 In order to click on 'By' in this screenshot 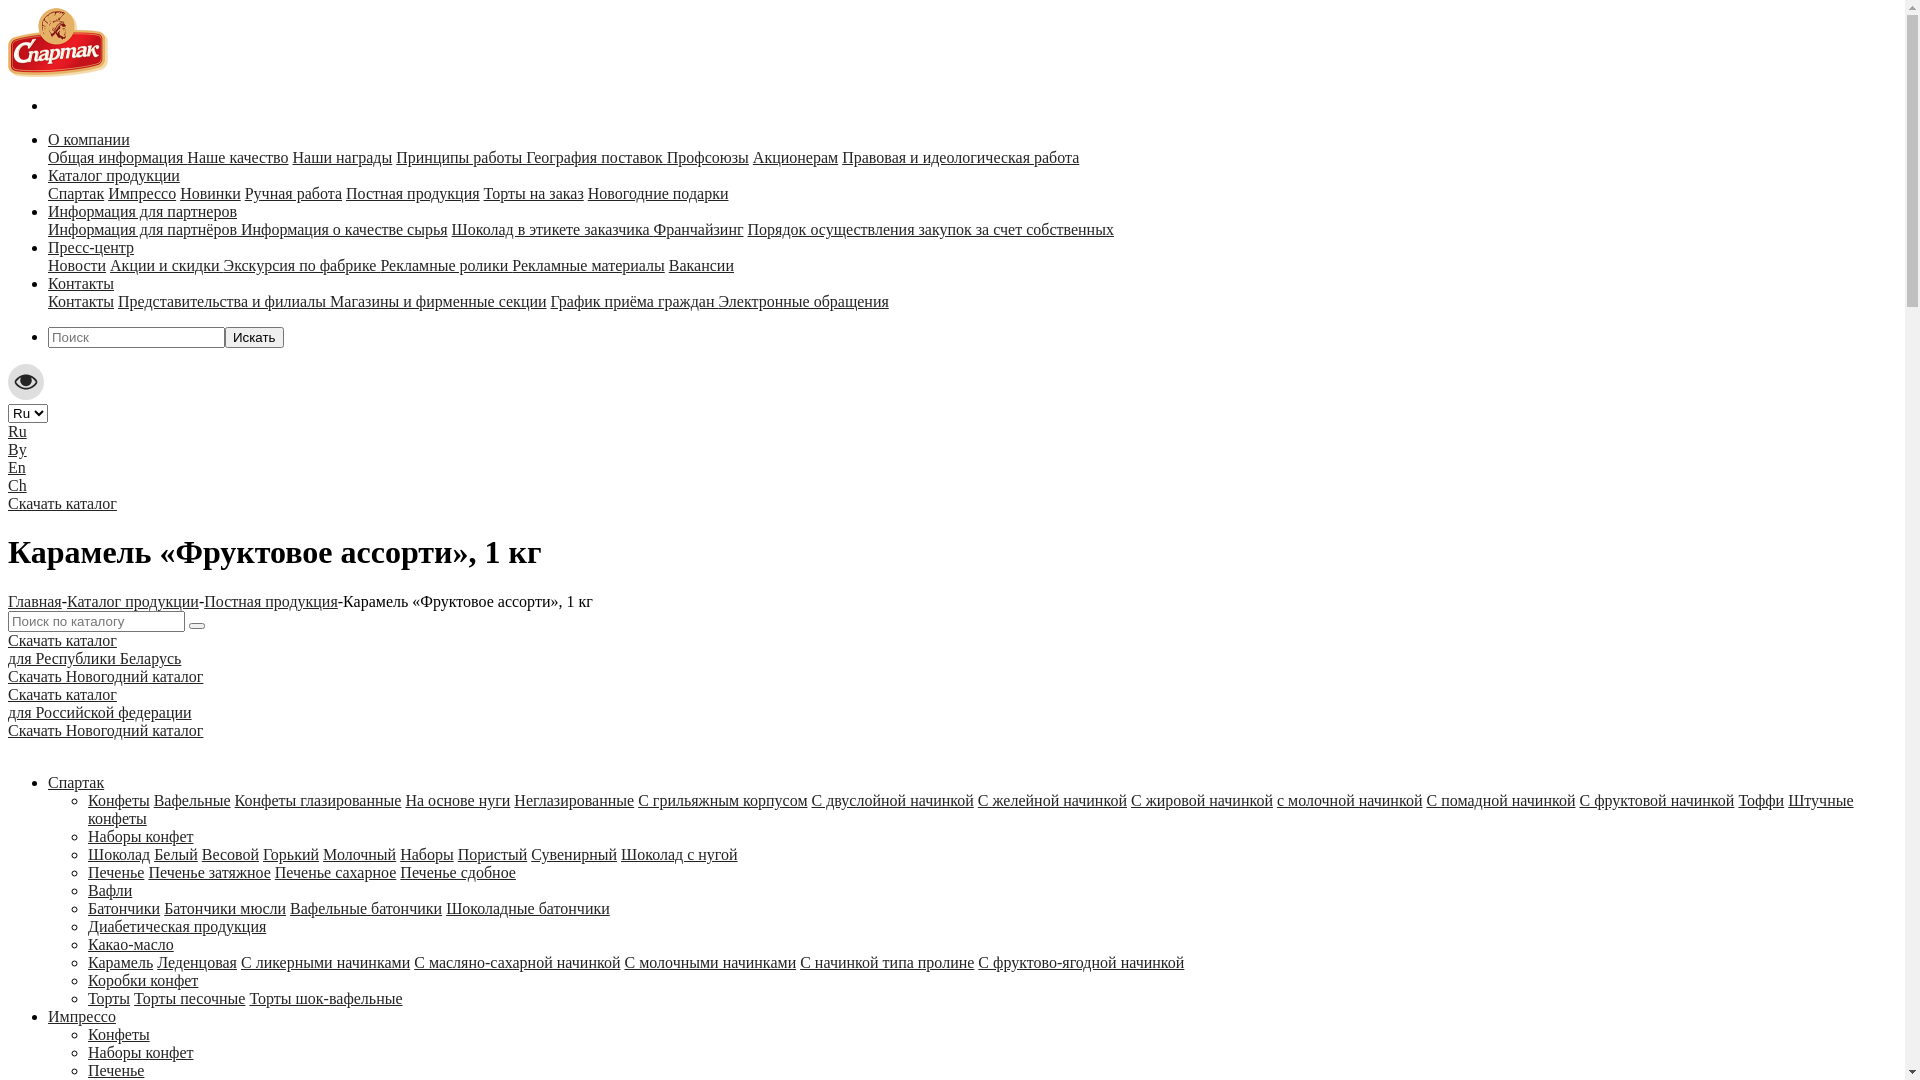, I will do `click(8, 448)`.